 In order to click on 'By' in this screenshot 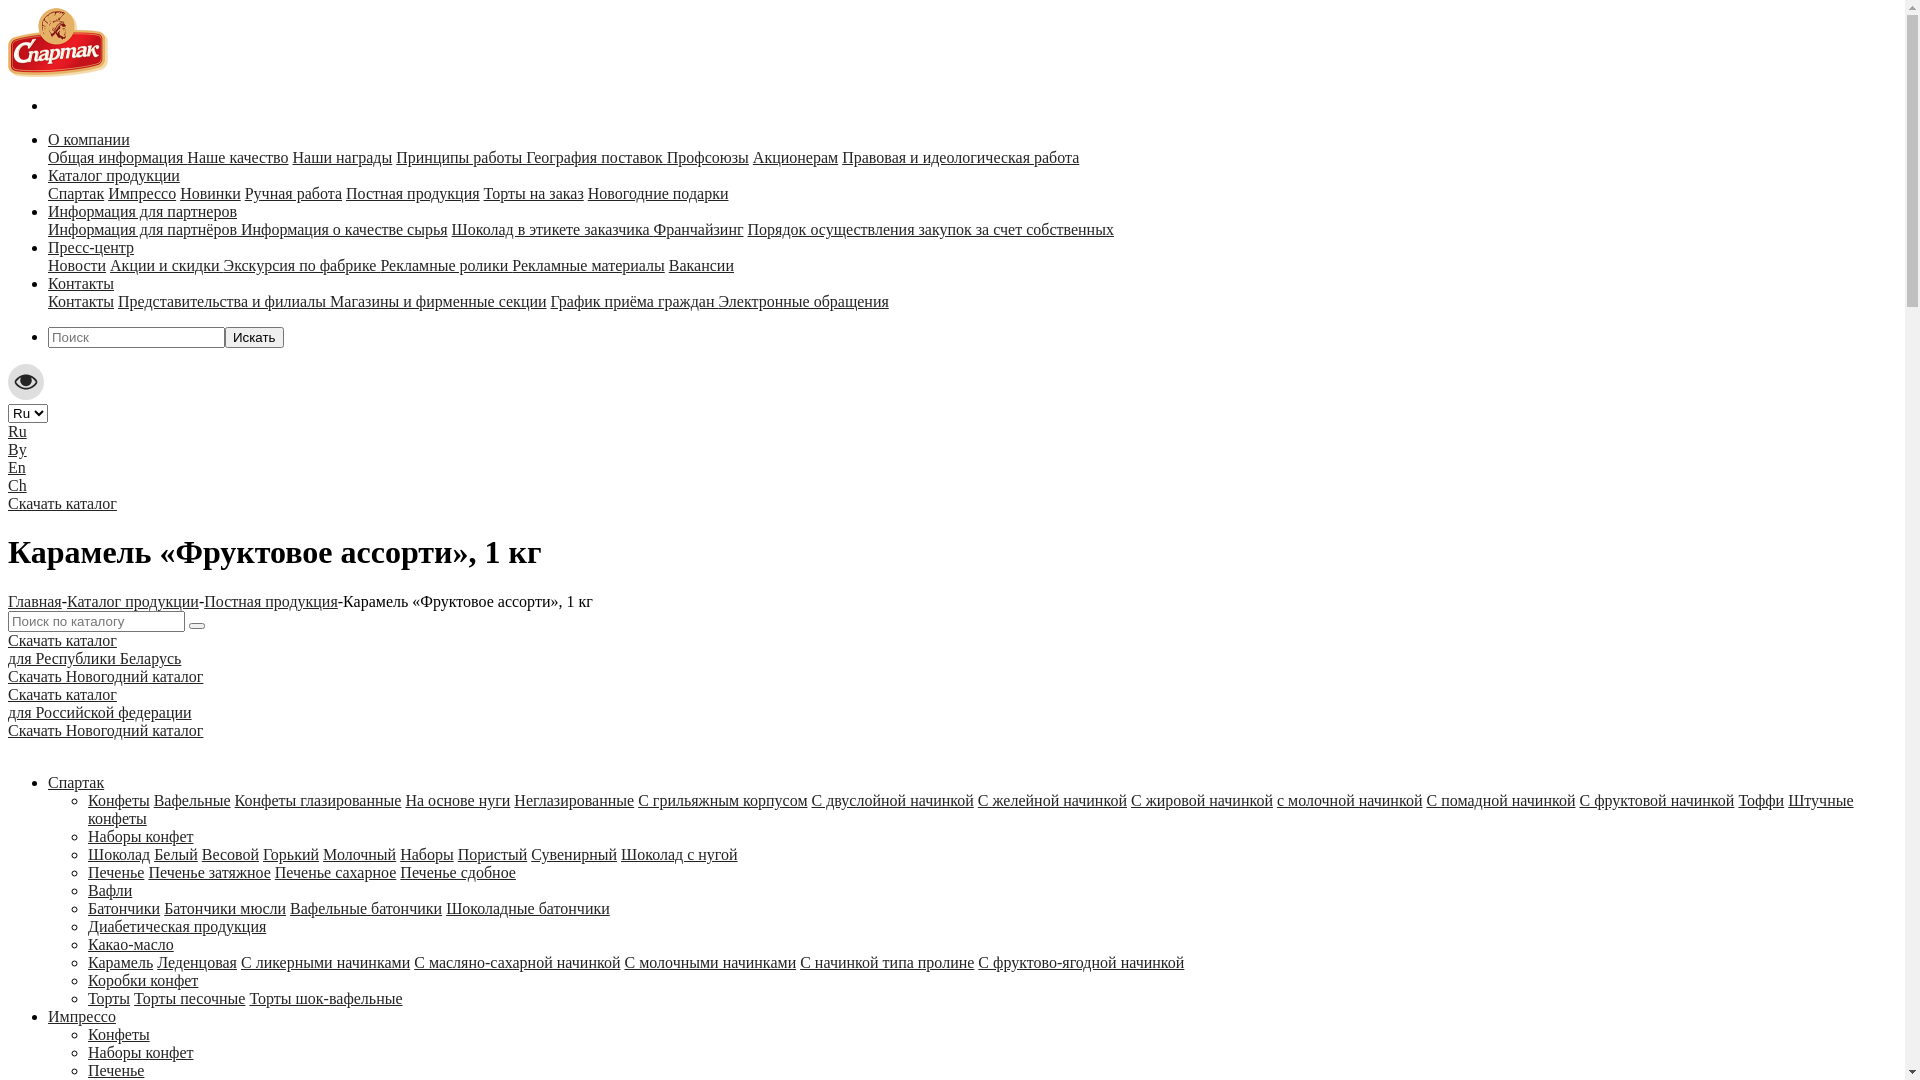, I will do `click(8, 448)`.